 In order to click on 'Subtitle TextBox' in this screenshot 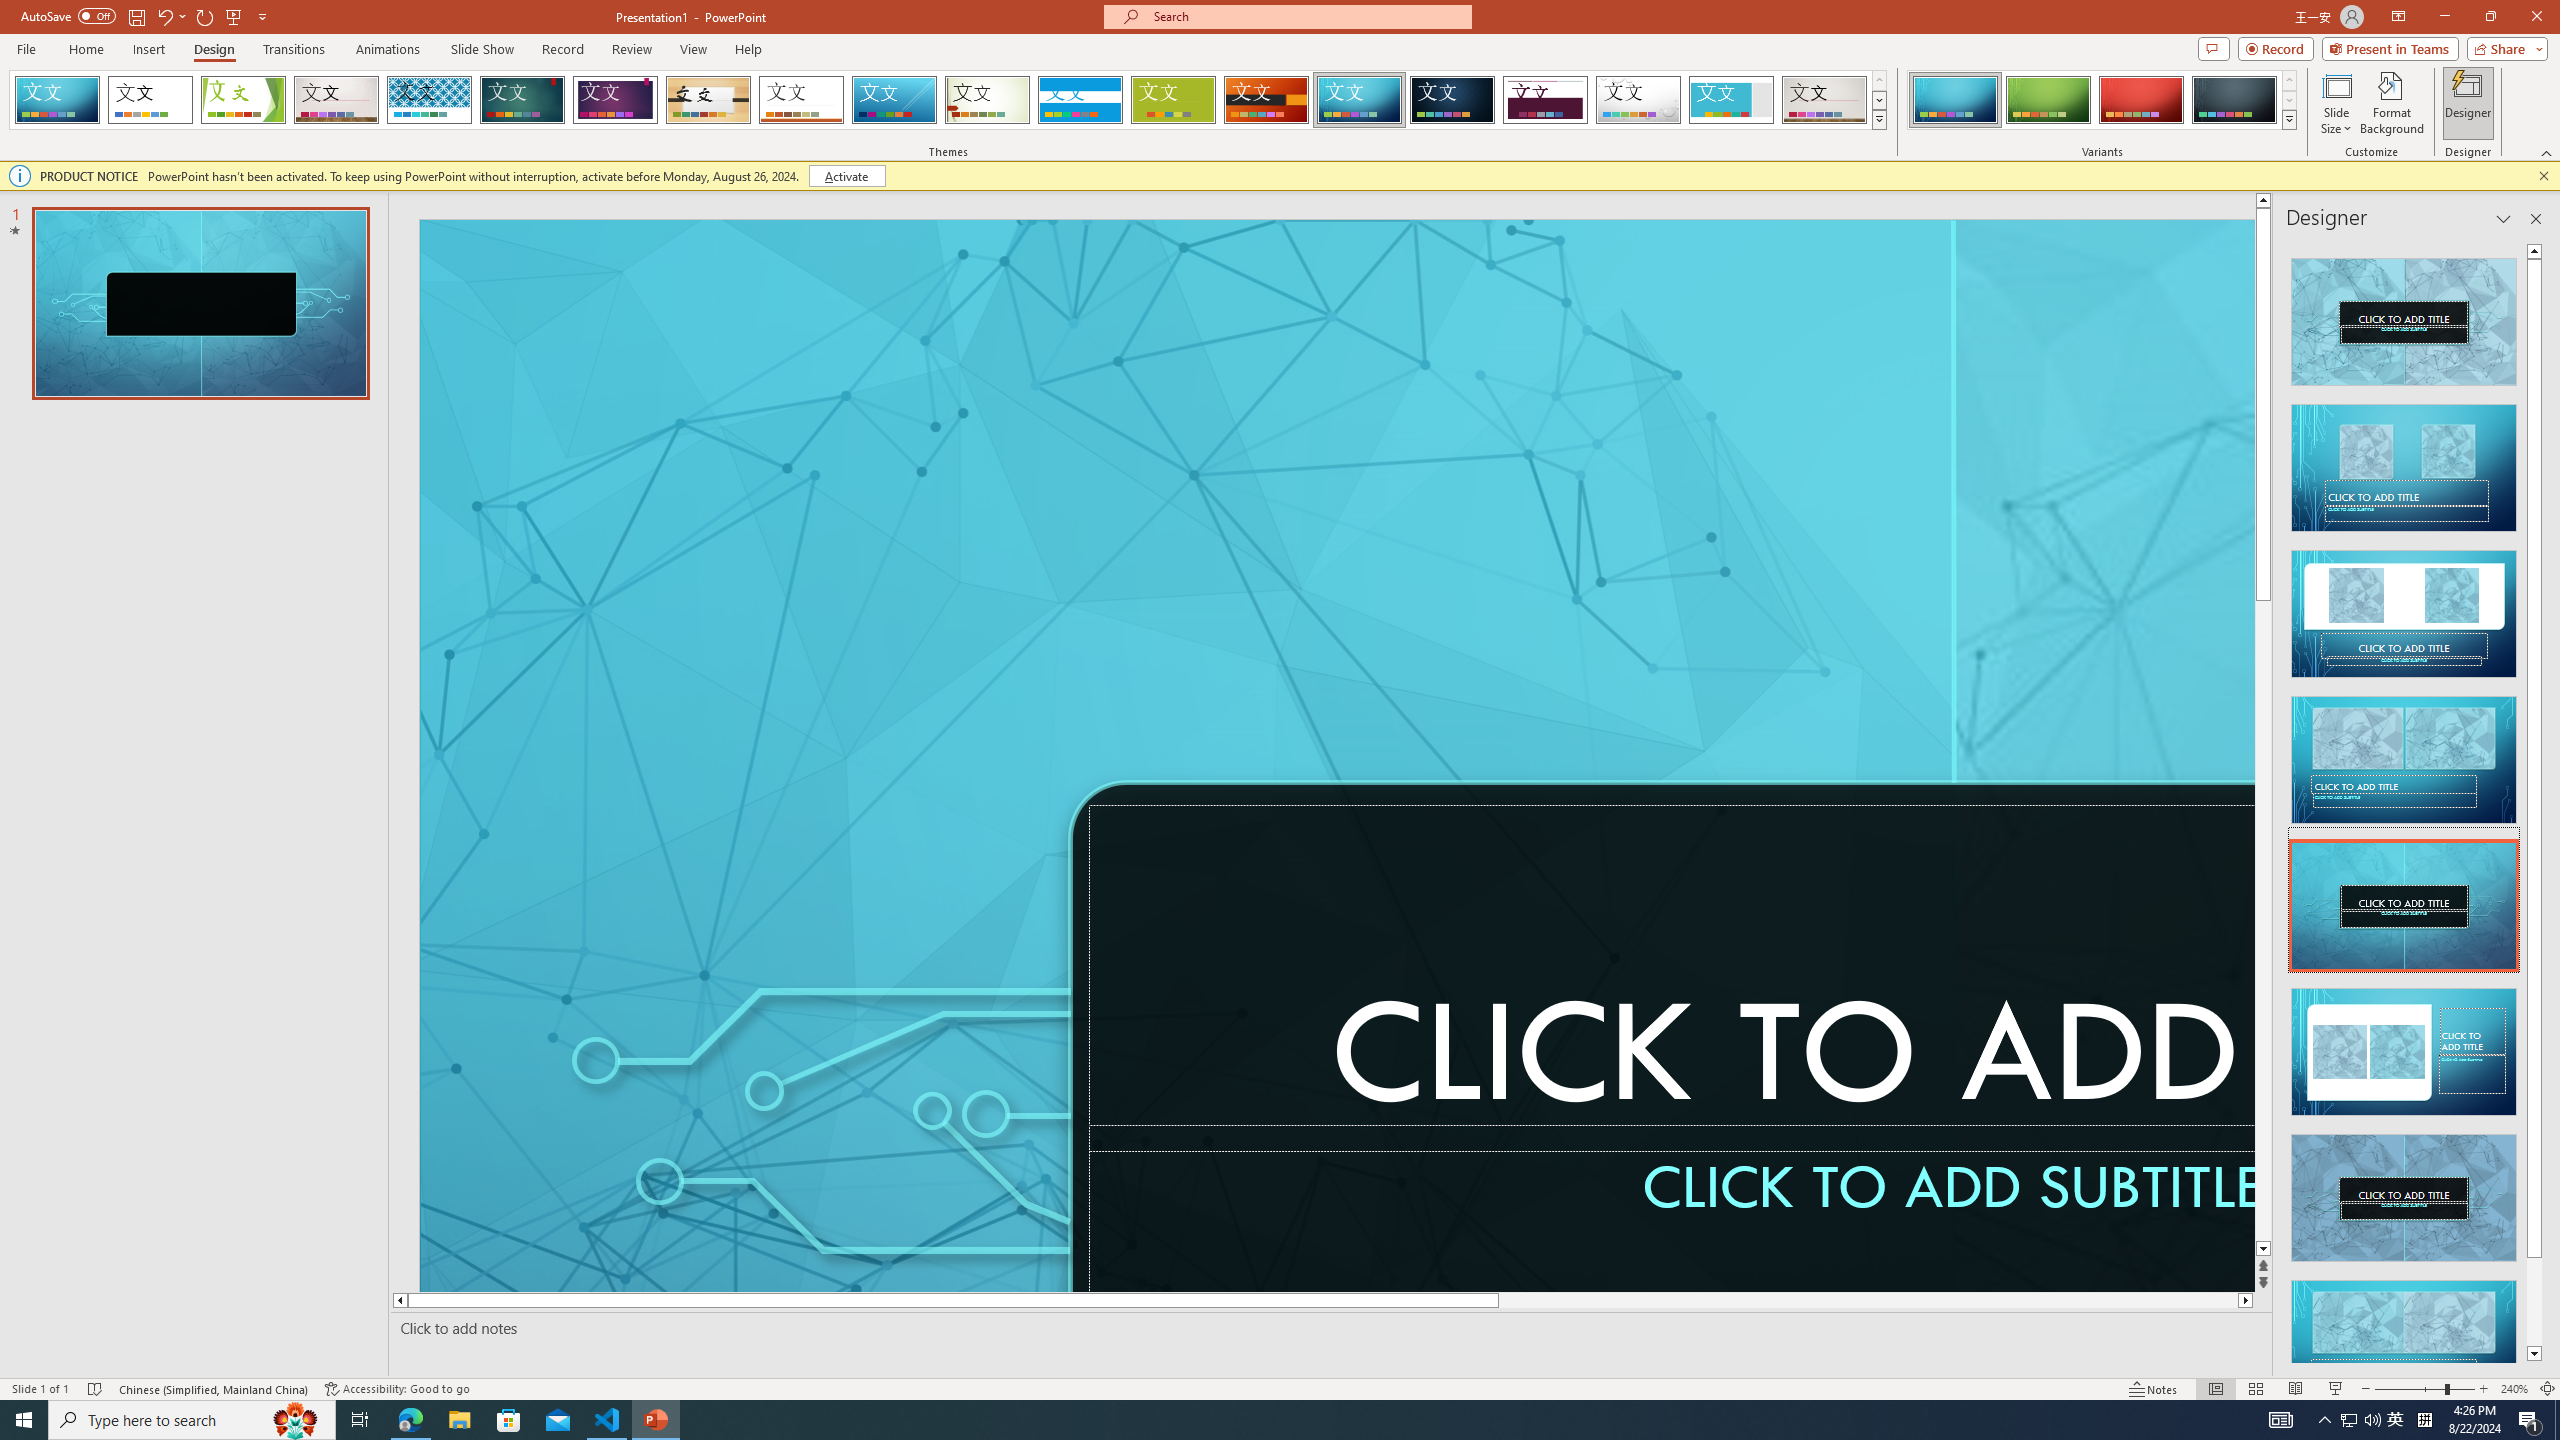, I will do `click(1671, 1207)`.